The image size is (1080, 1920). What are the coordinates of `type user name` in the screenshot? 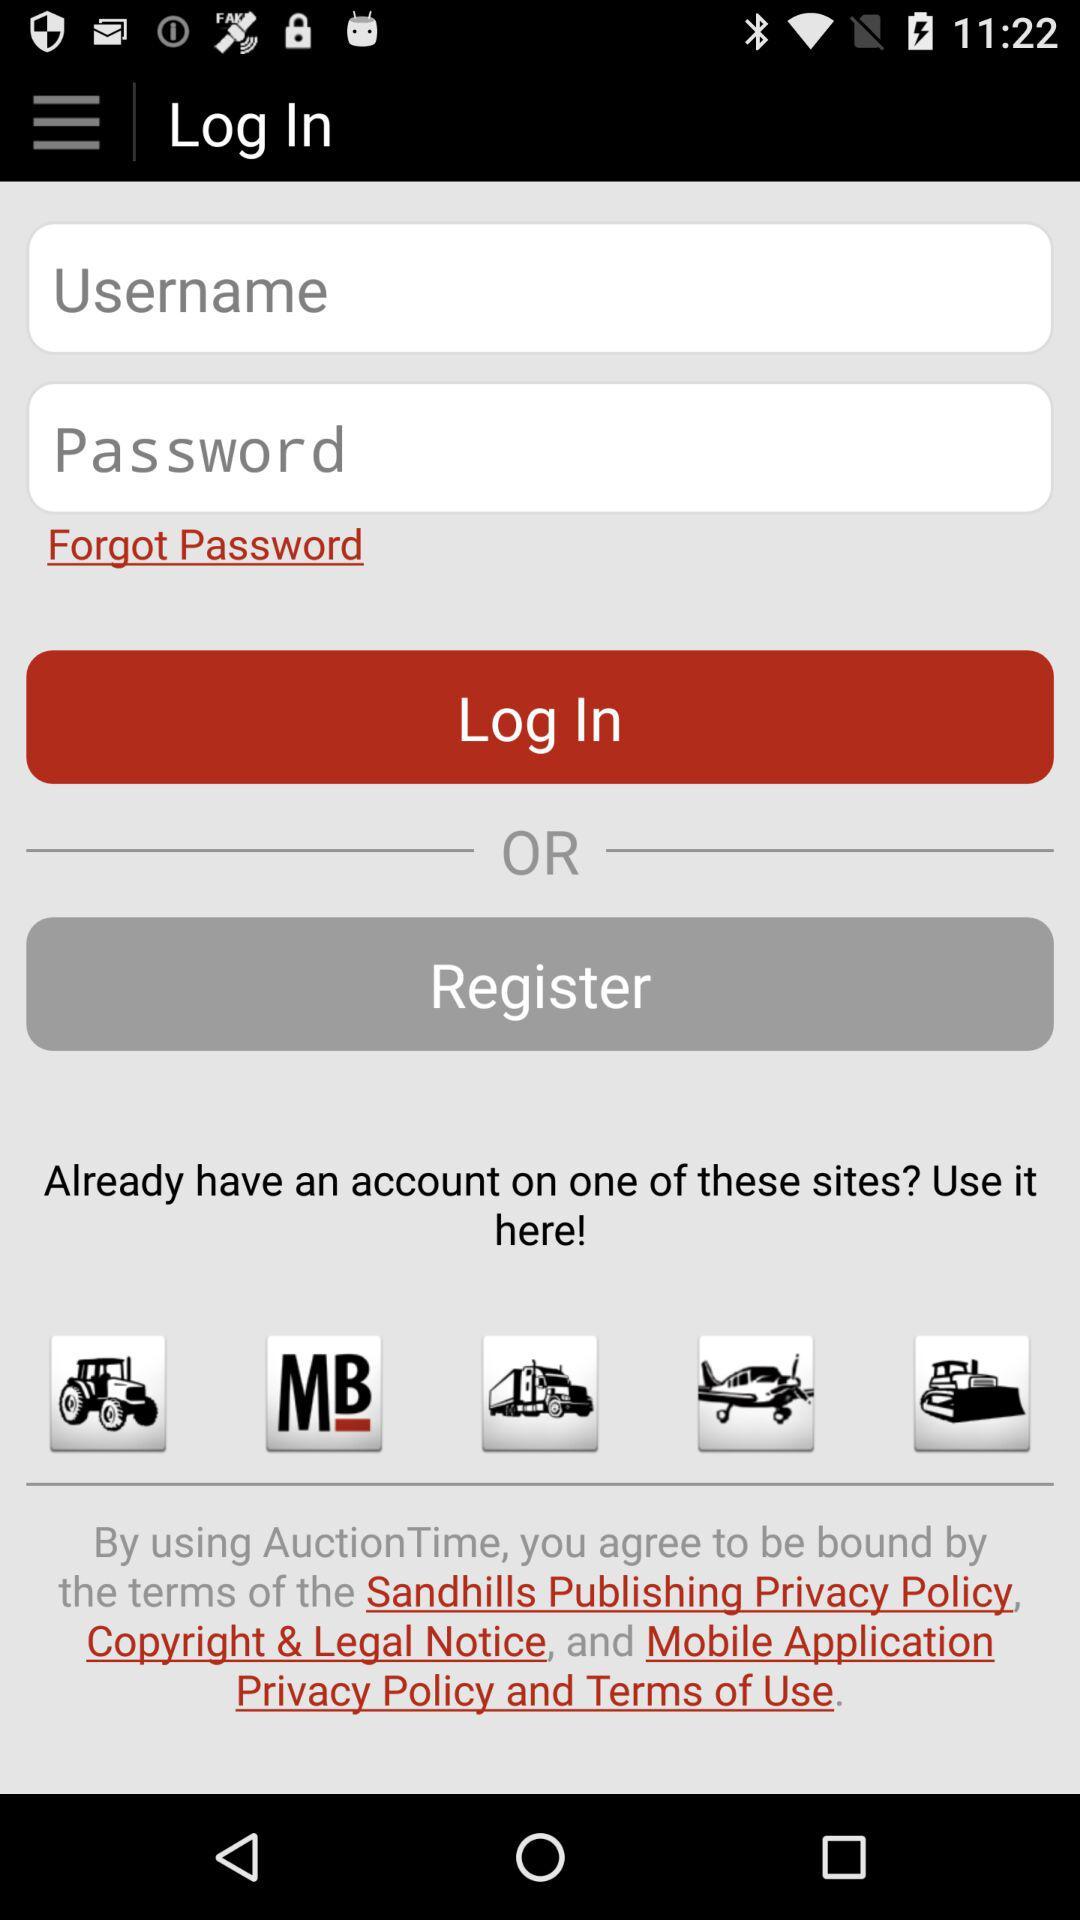 It's located at (540, 287).